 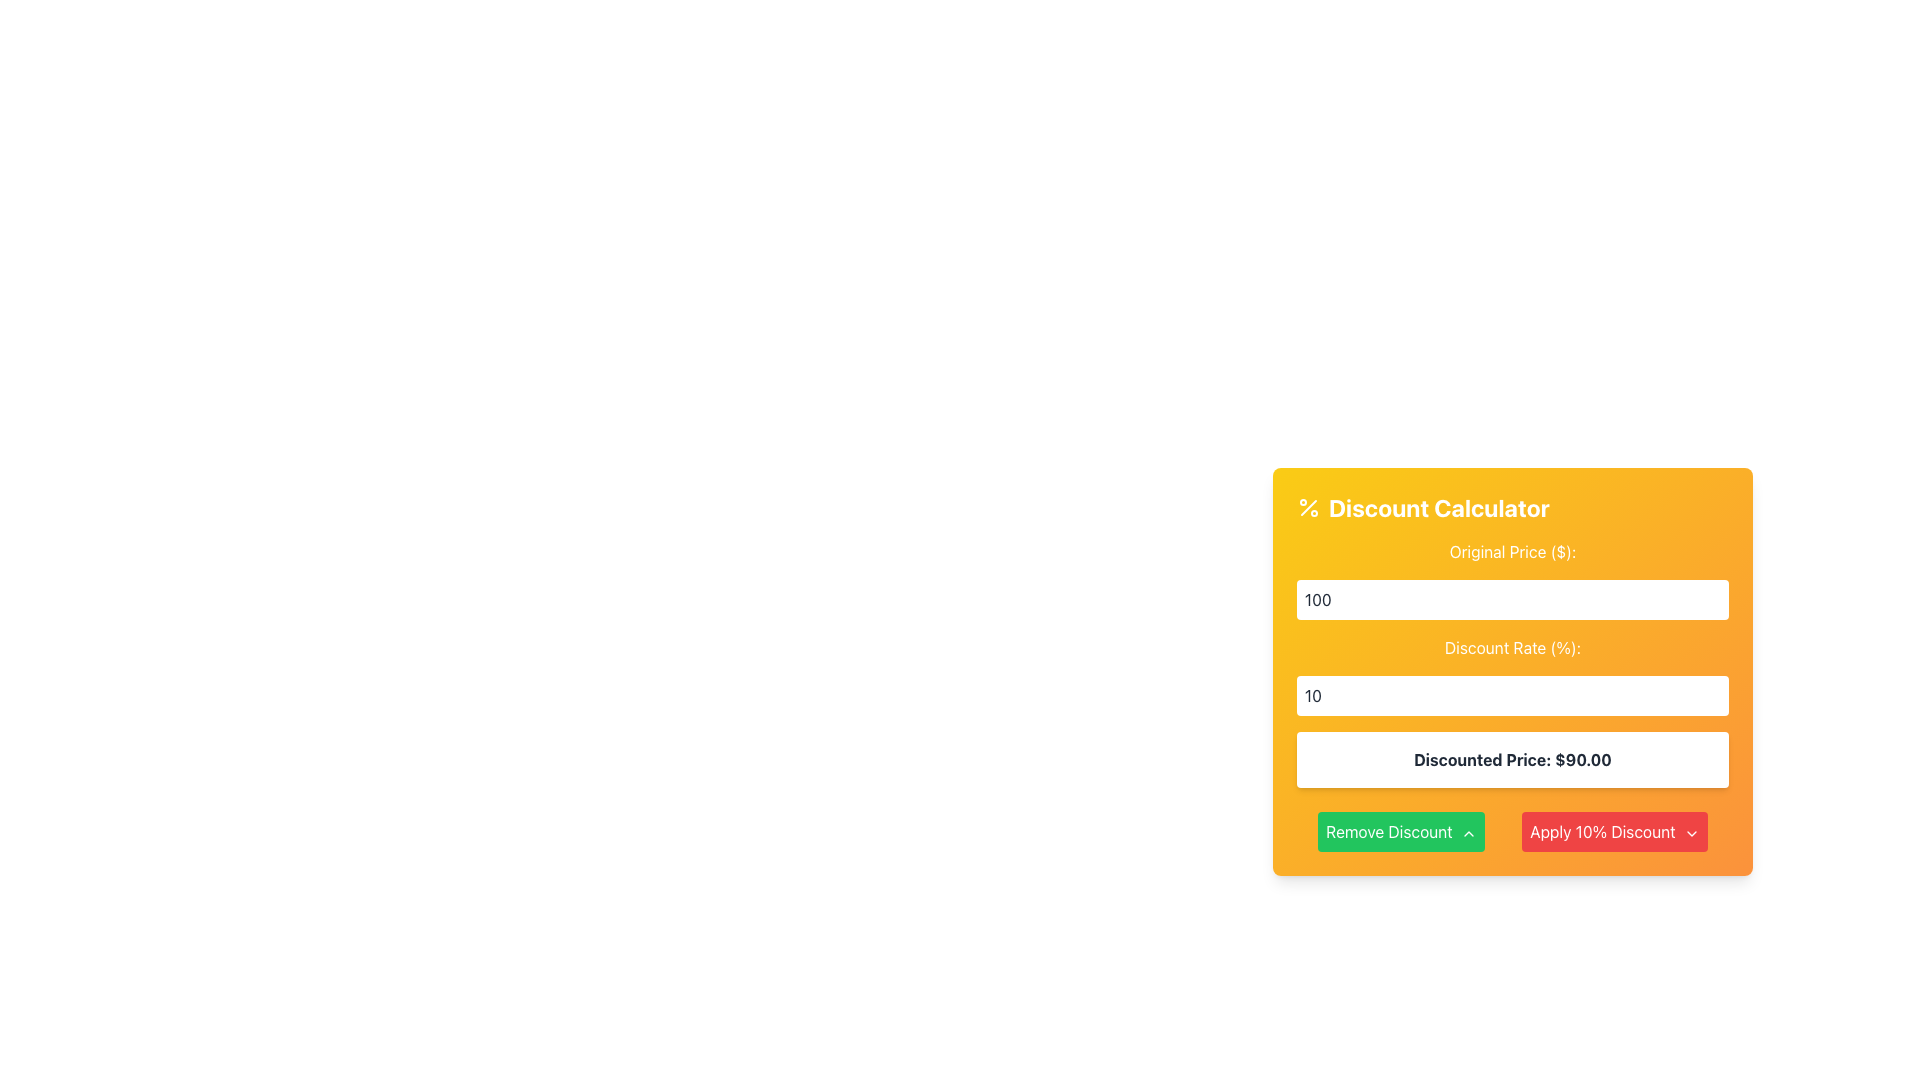 I want to click on the 'Apply 10% Discount' button located in the bottom right section of the 'Discount Calculator' interface to apply the discount, so click(x=1614, y=832).